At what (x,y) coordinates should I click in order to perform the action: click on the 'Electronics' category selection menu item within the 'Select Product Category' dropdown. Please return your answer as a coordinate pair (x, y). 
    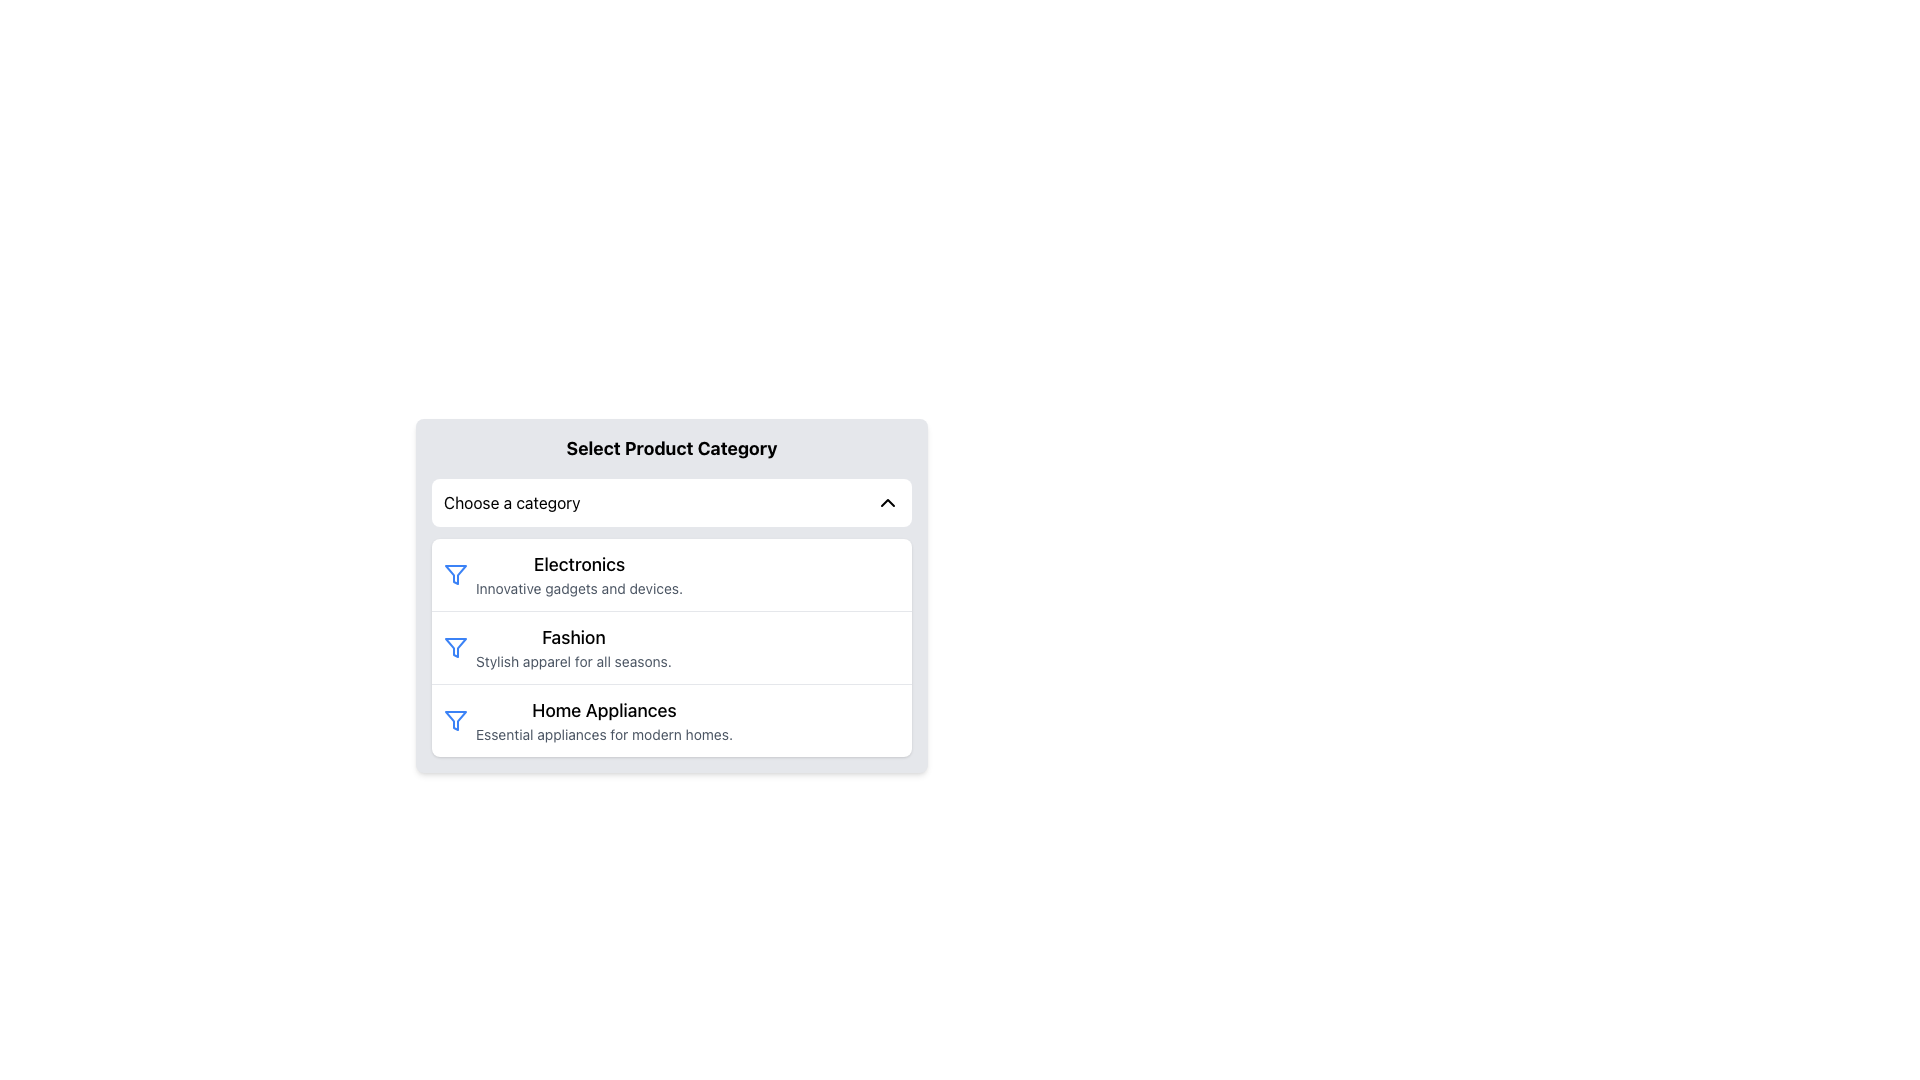
    Looking at the image, I should click on (672, 574).